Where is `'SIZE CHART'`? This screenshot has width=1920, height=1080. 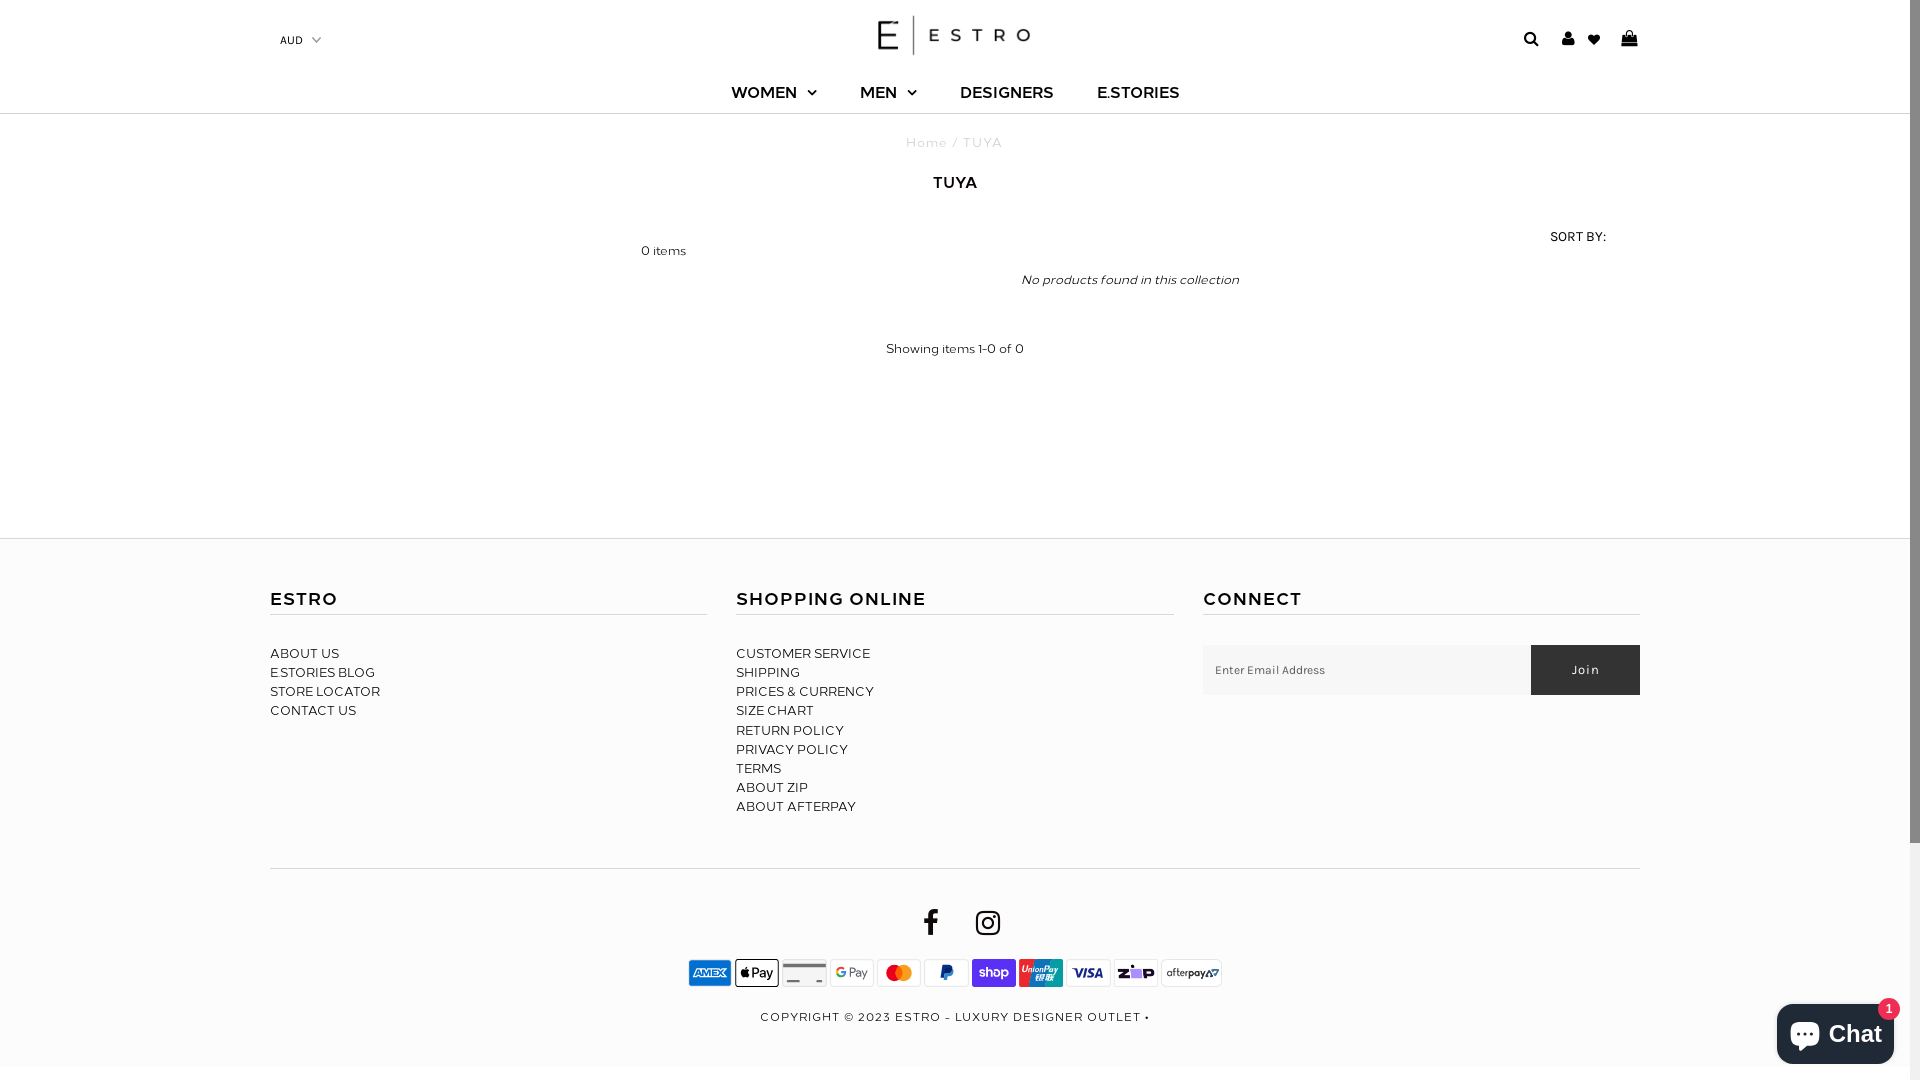 'SIZE CHART' is located at coordinates (773, 709).